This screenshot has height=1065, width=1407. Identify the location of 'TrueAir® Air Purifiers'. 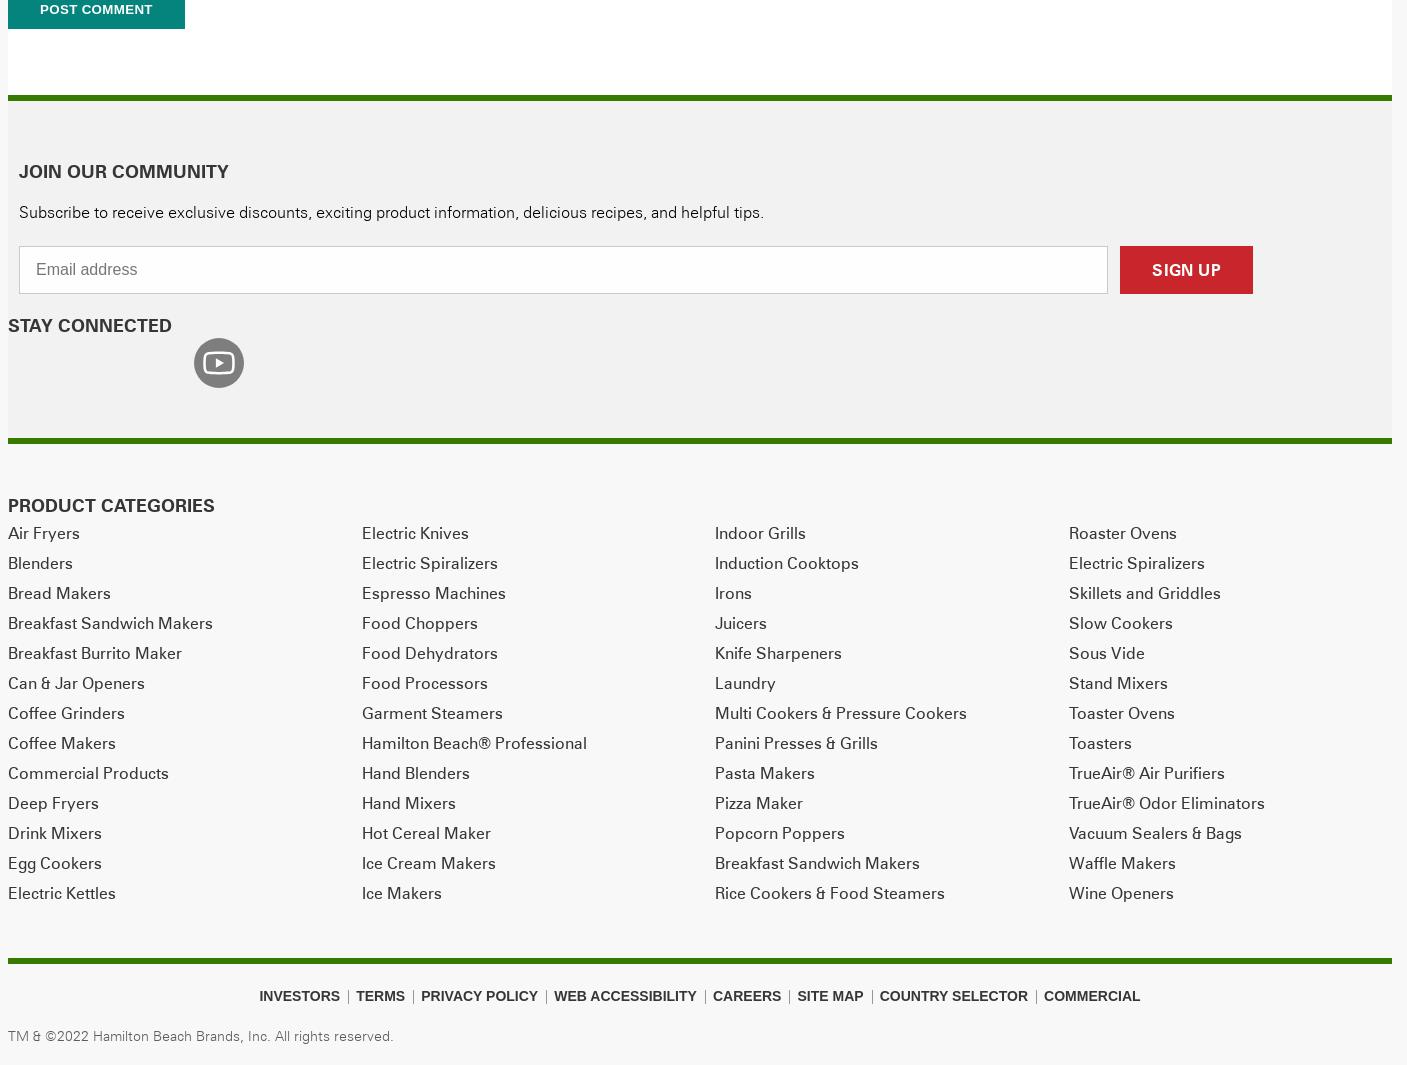
(1146, 771).